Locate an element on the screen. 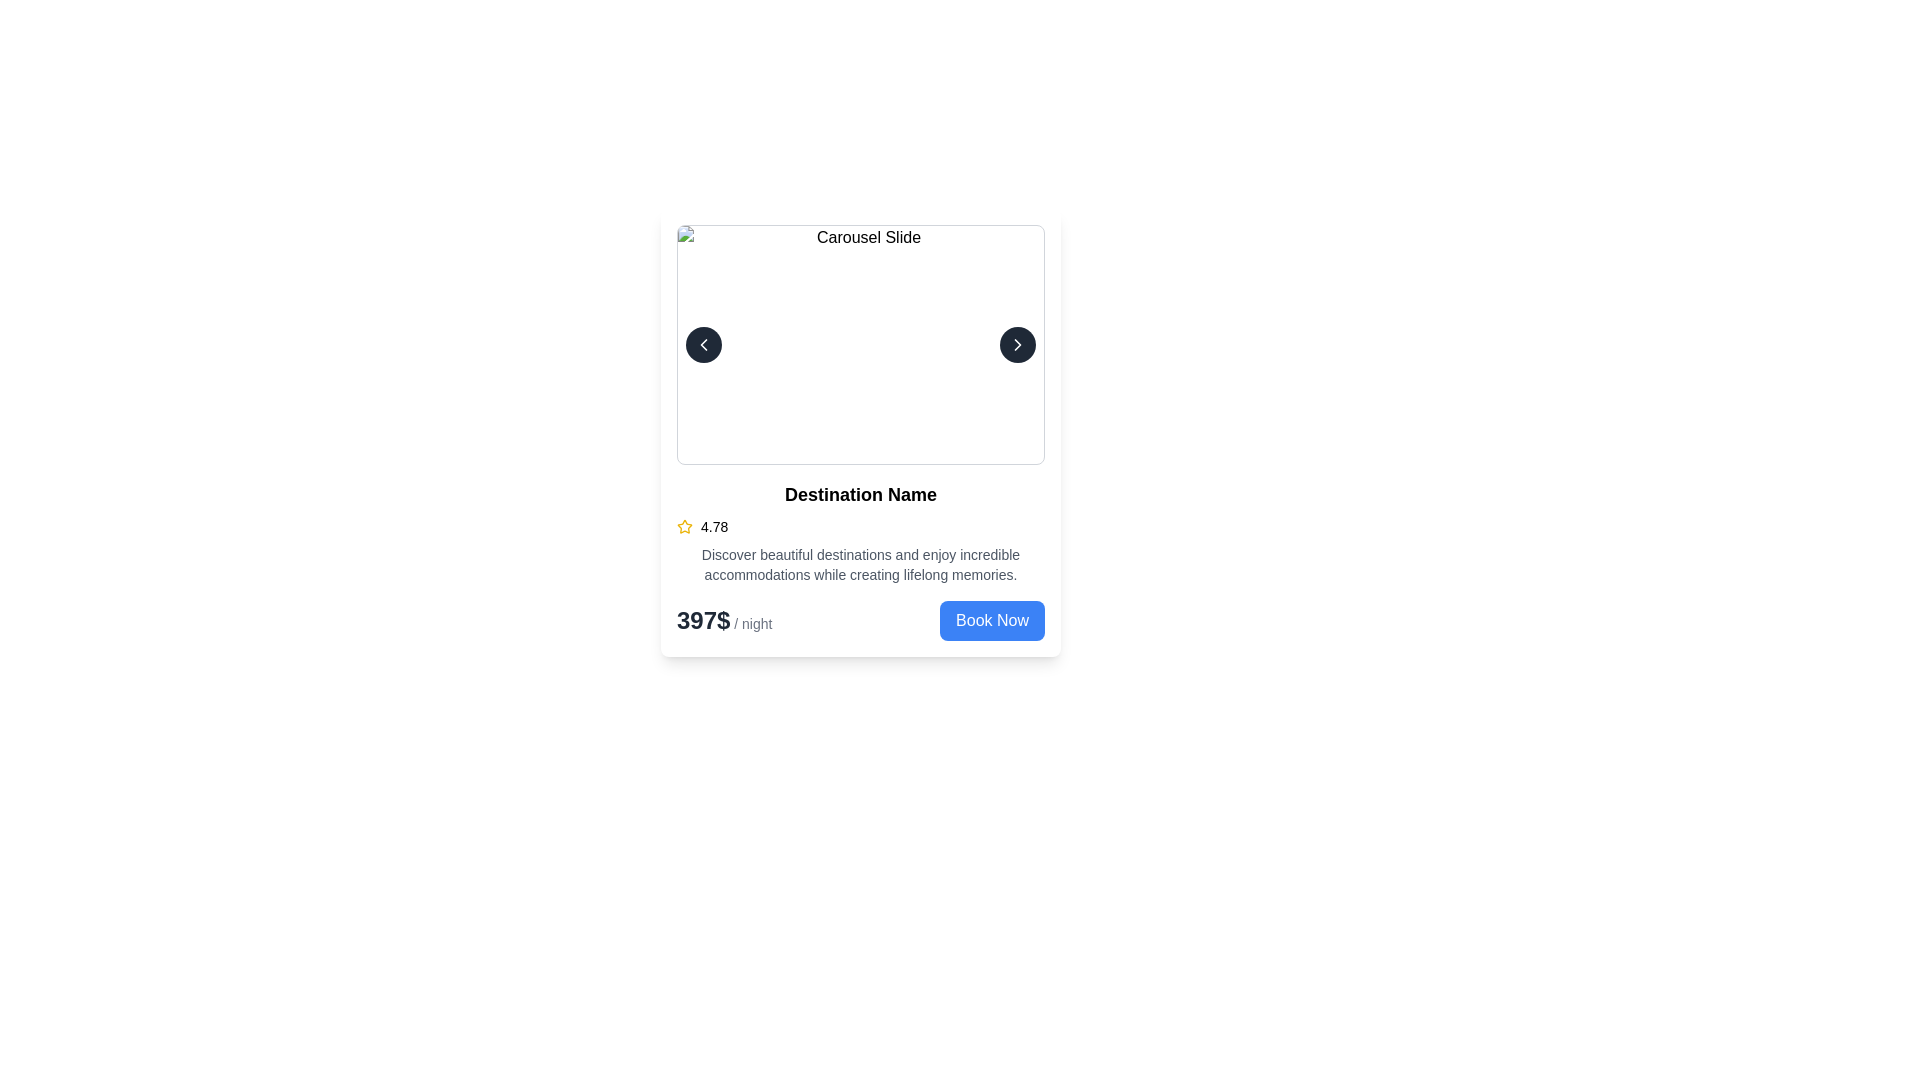  text label displaying '4.78' which is positioned next to a star icon, representing a rating score is located at coordinates (714, 526).